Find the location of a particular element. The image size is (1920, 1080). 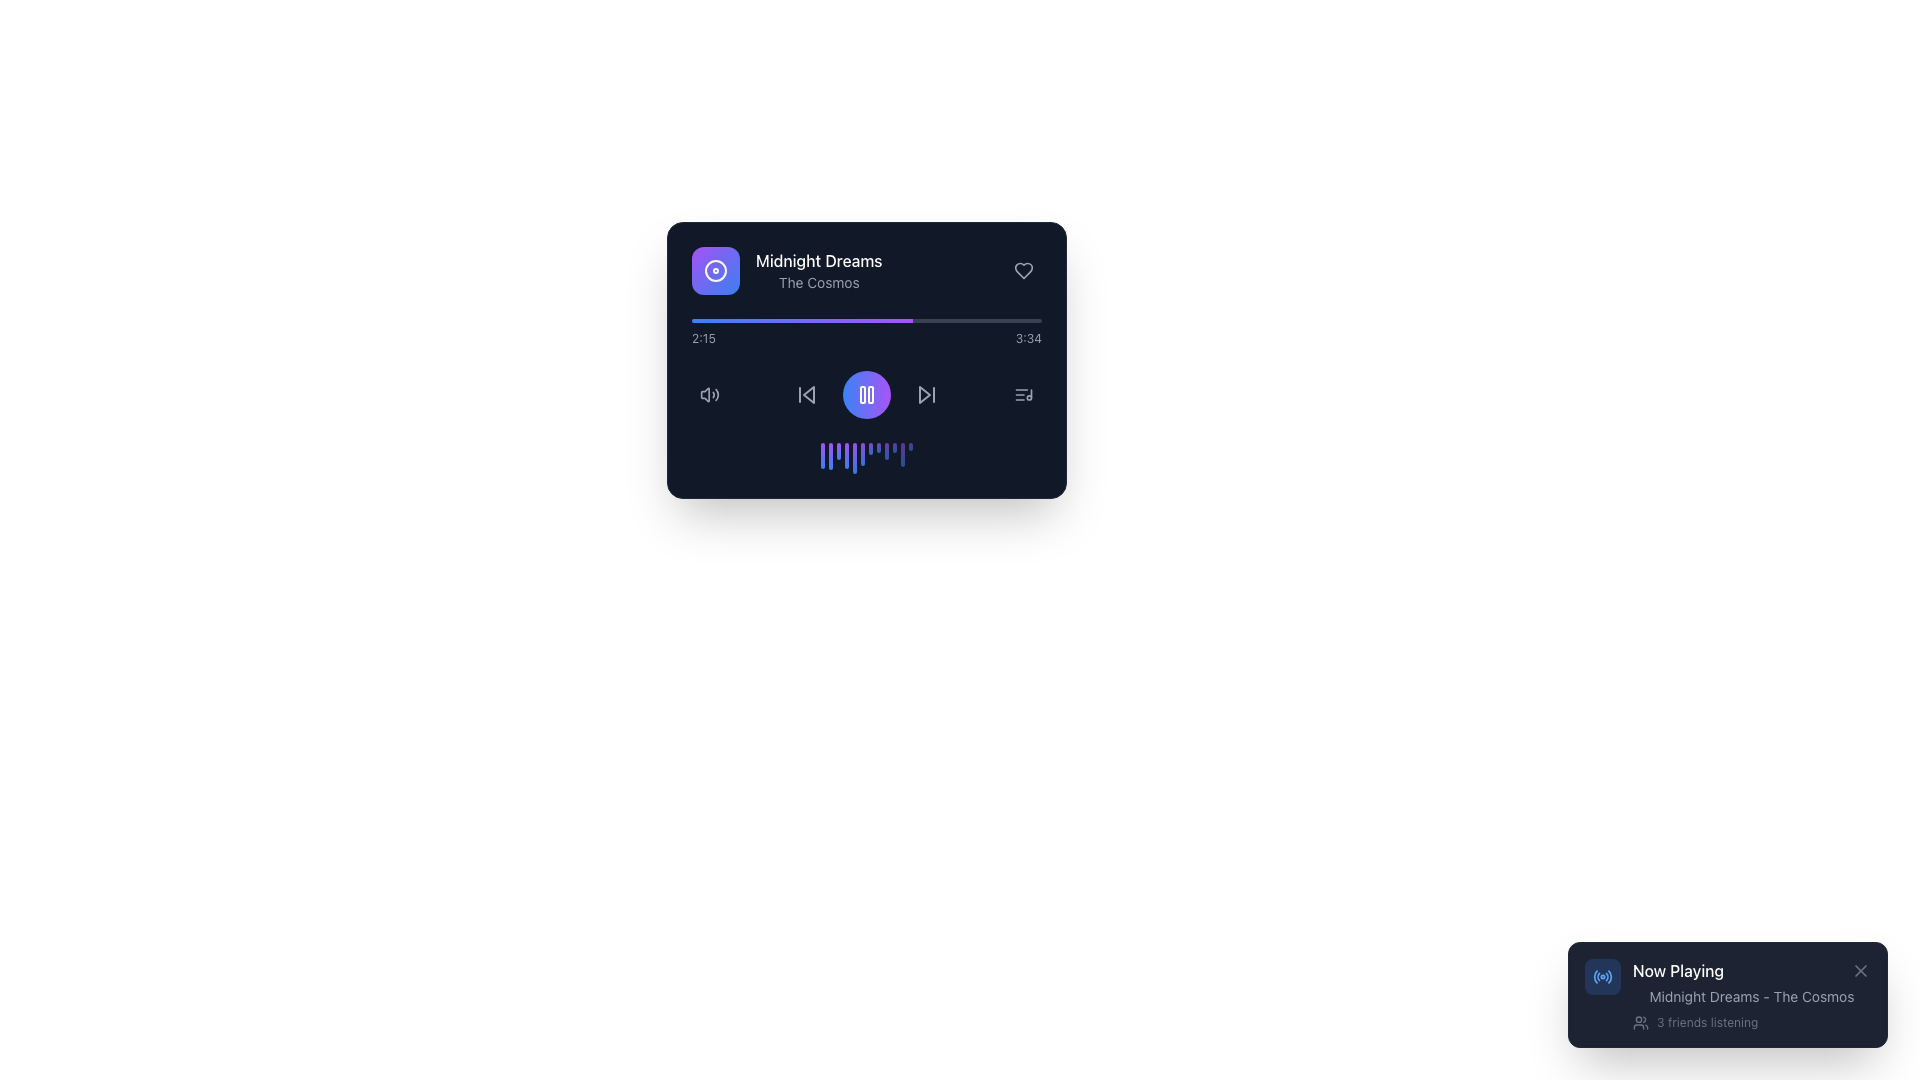

the main playback control button located at the center of the control panel in the lower portion of the music player interface for visual feedback is located at coordinates (867, 394).